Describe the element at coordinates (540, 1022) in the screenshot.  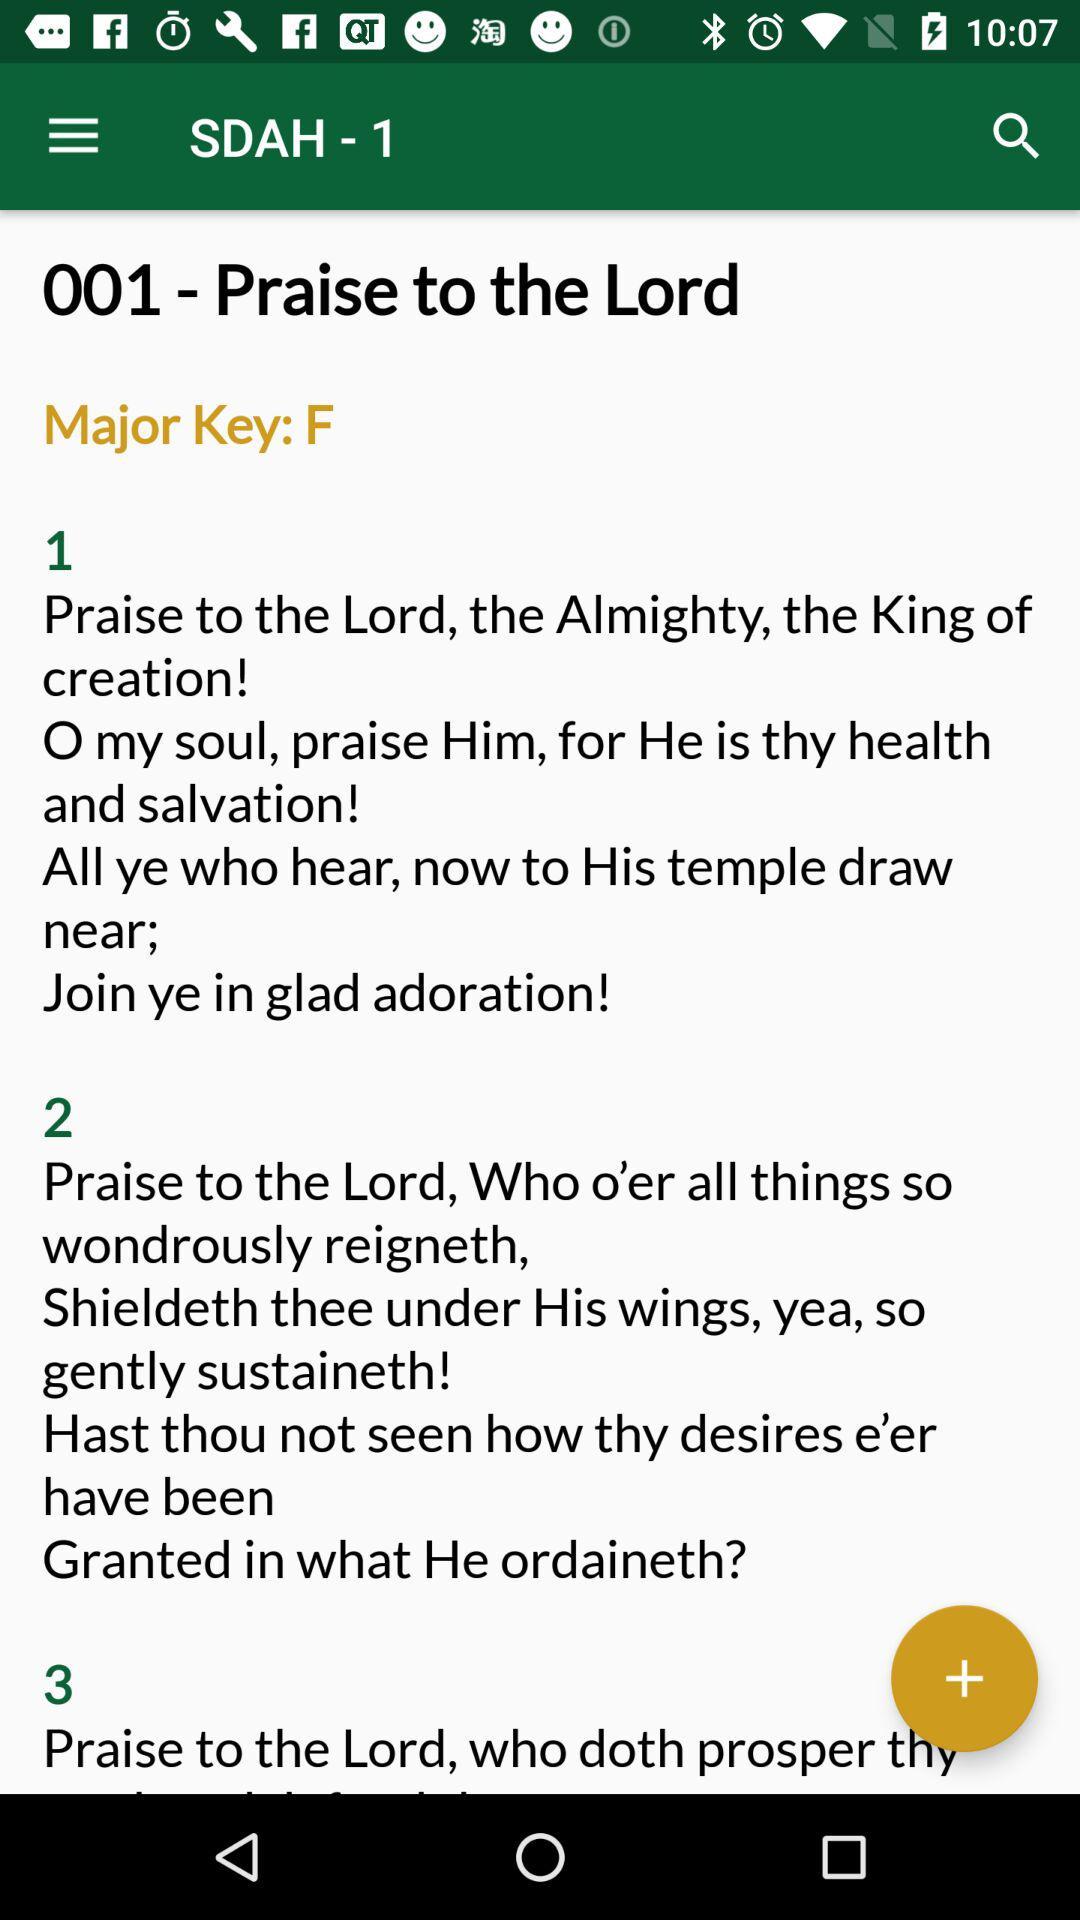
I see `001 praise to item` at that location.